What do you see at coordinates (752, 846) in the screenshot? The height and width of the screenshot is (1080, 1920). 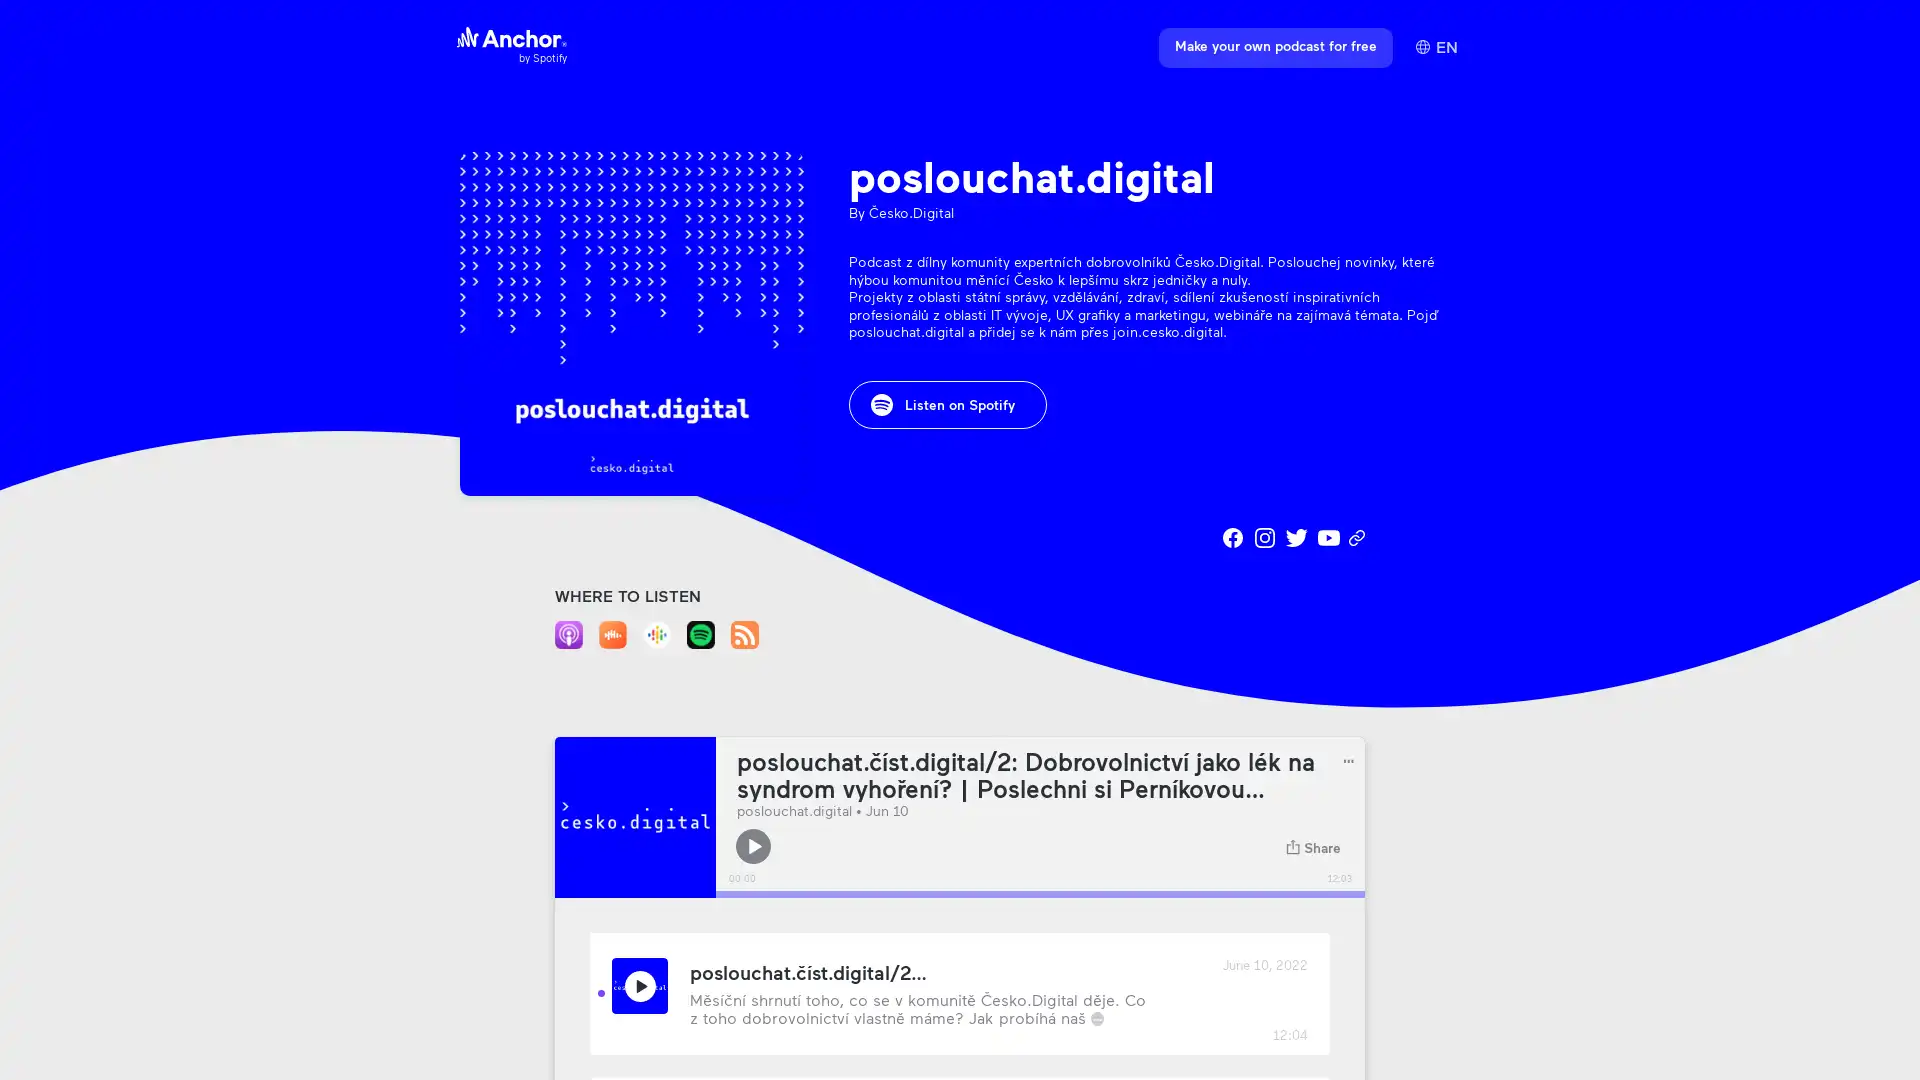 I see `Play or pause` at bounding box center [752, 846].